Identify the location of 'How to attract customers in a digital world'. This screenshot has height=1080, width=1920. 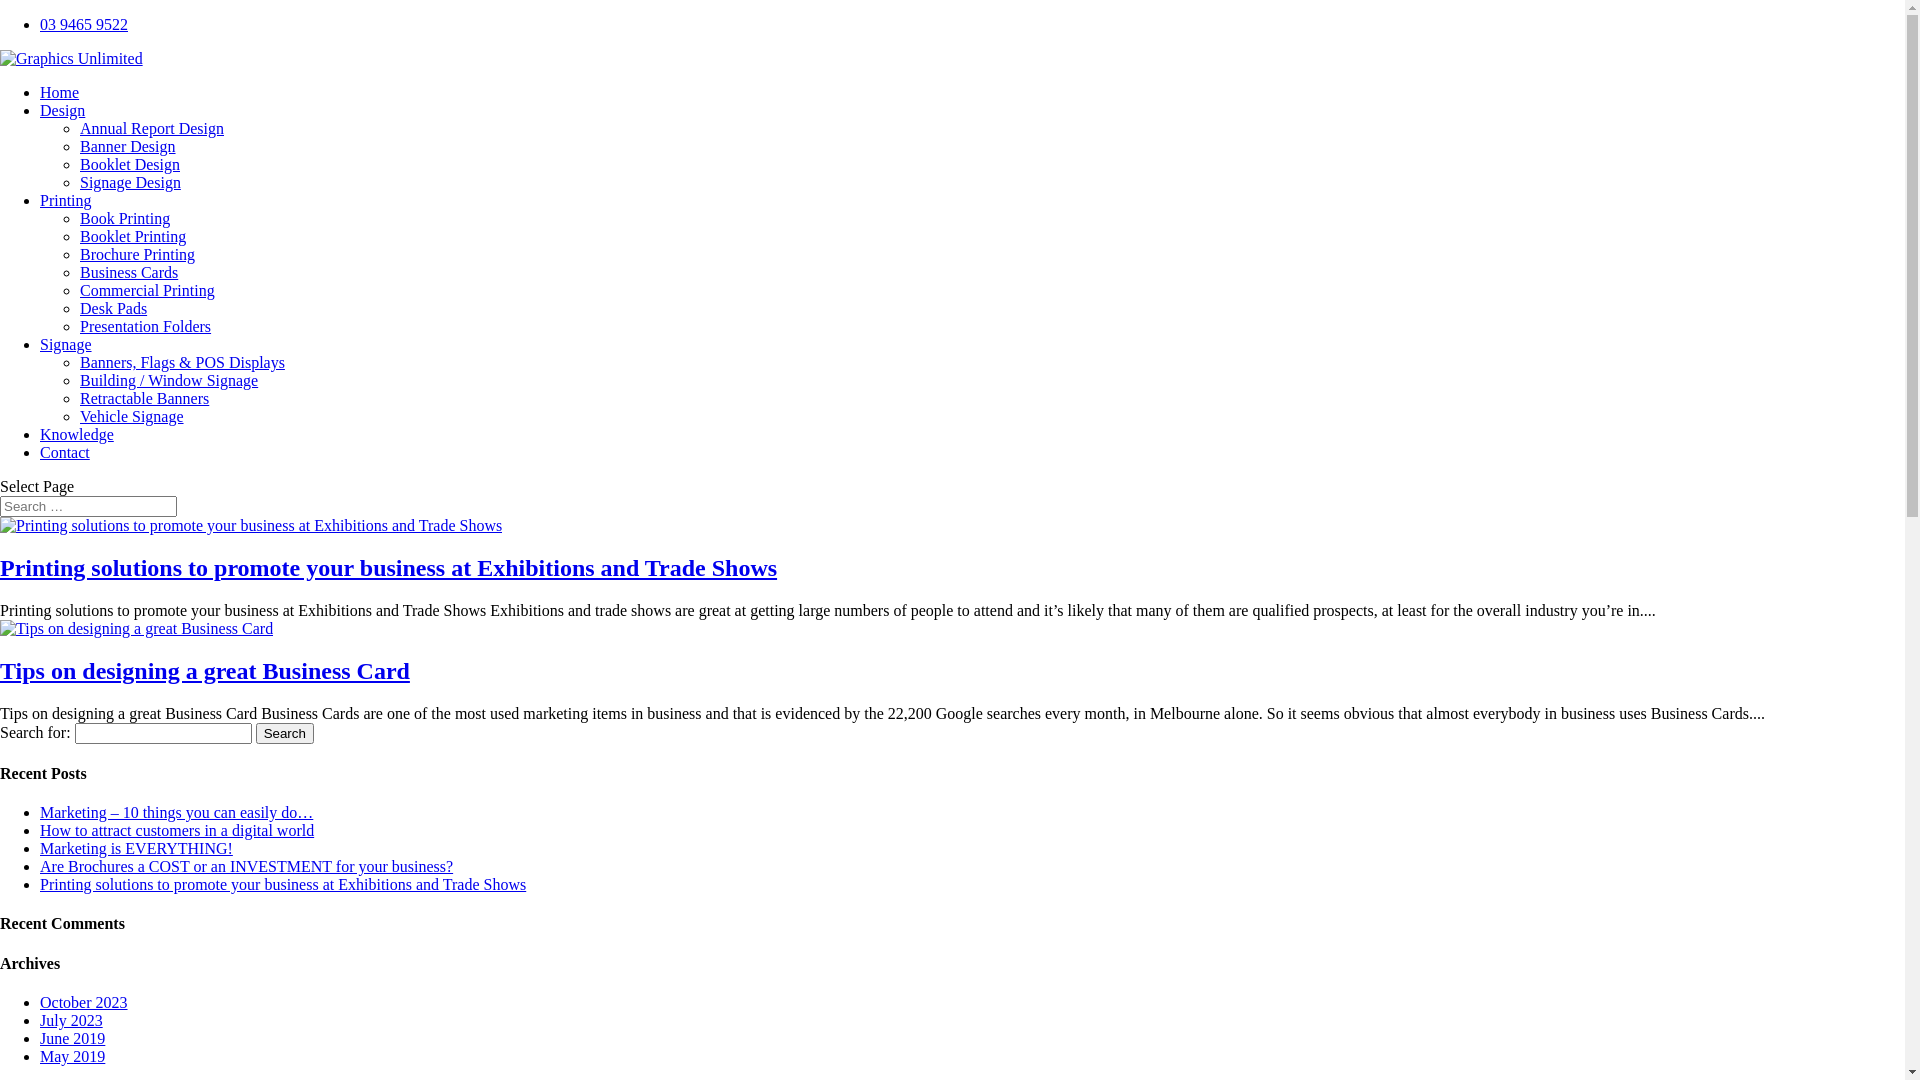
(177, 830).